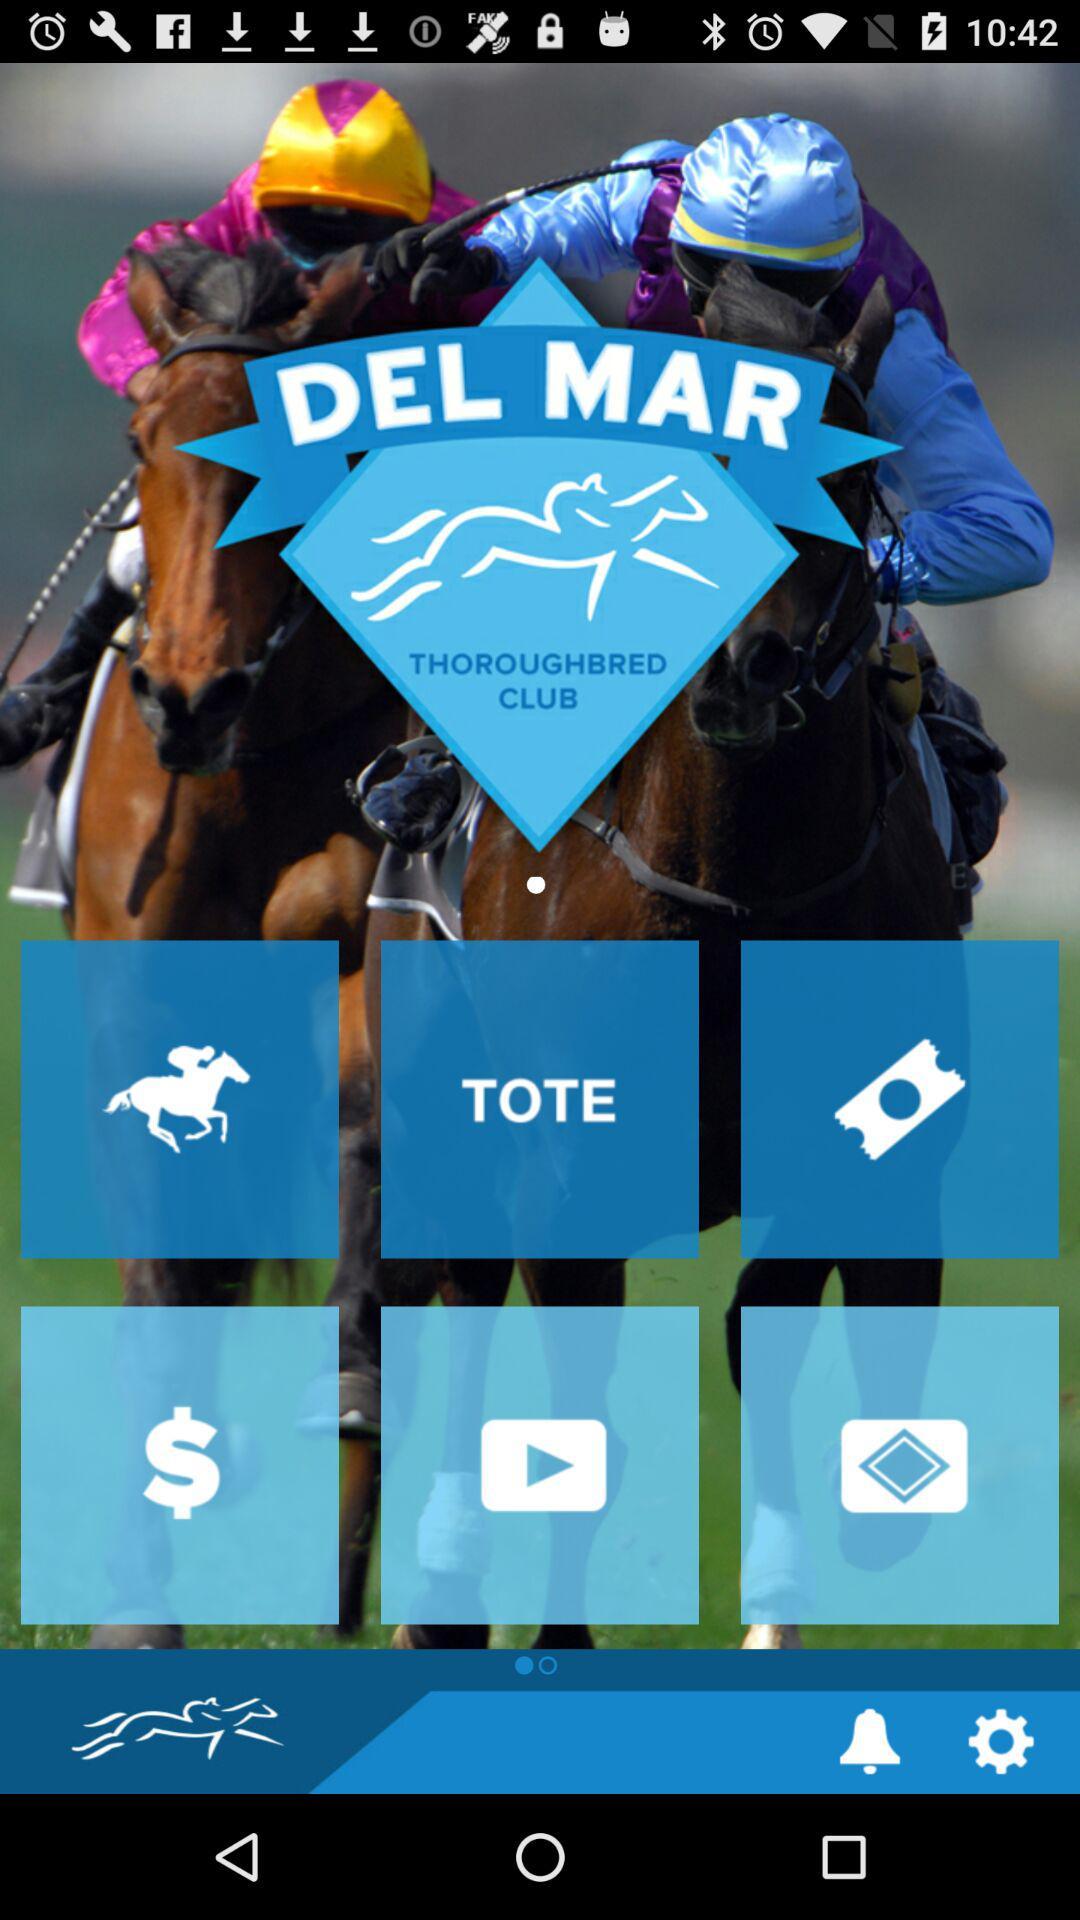  What do you see at coordinates (540, 856) in the screenshot?
I see `home page` at bounding box center [540, 856].